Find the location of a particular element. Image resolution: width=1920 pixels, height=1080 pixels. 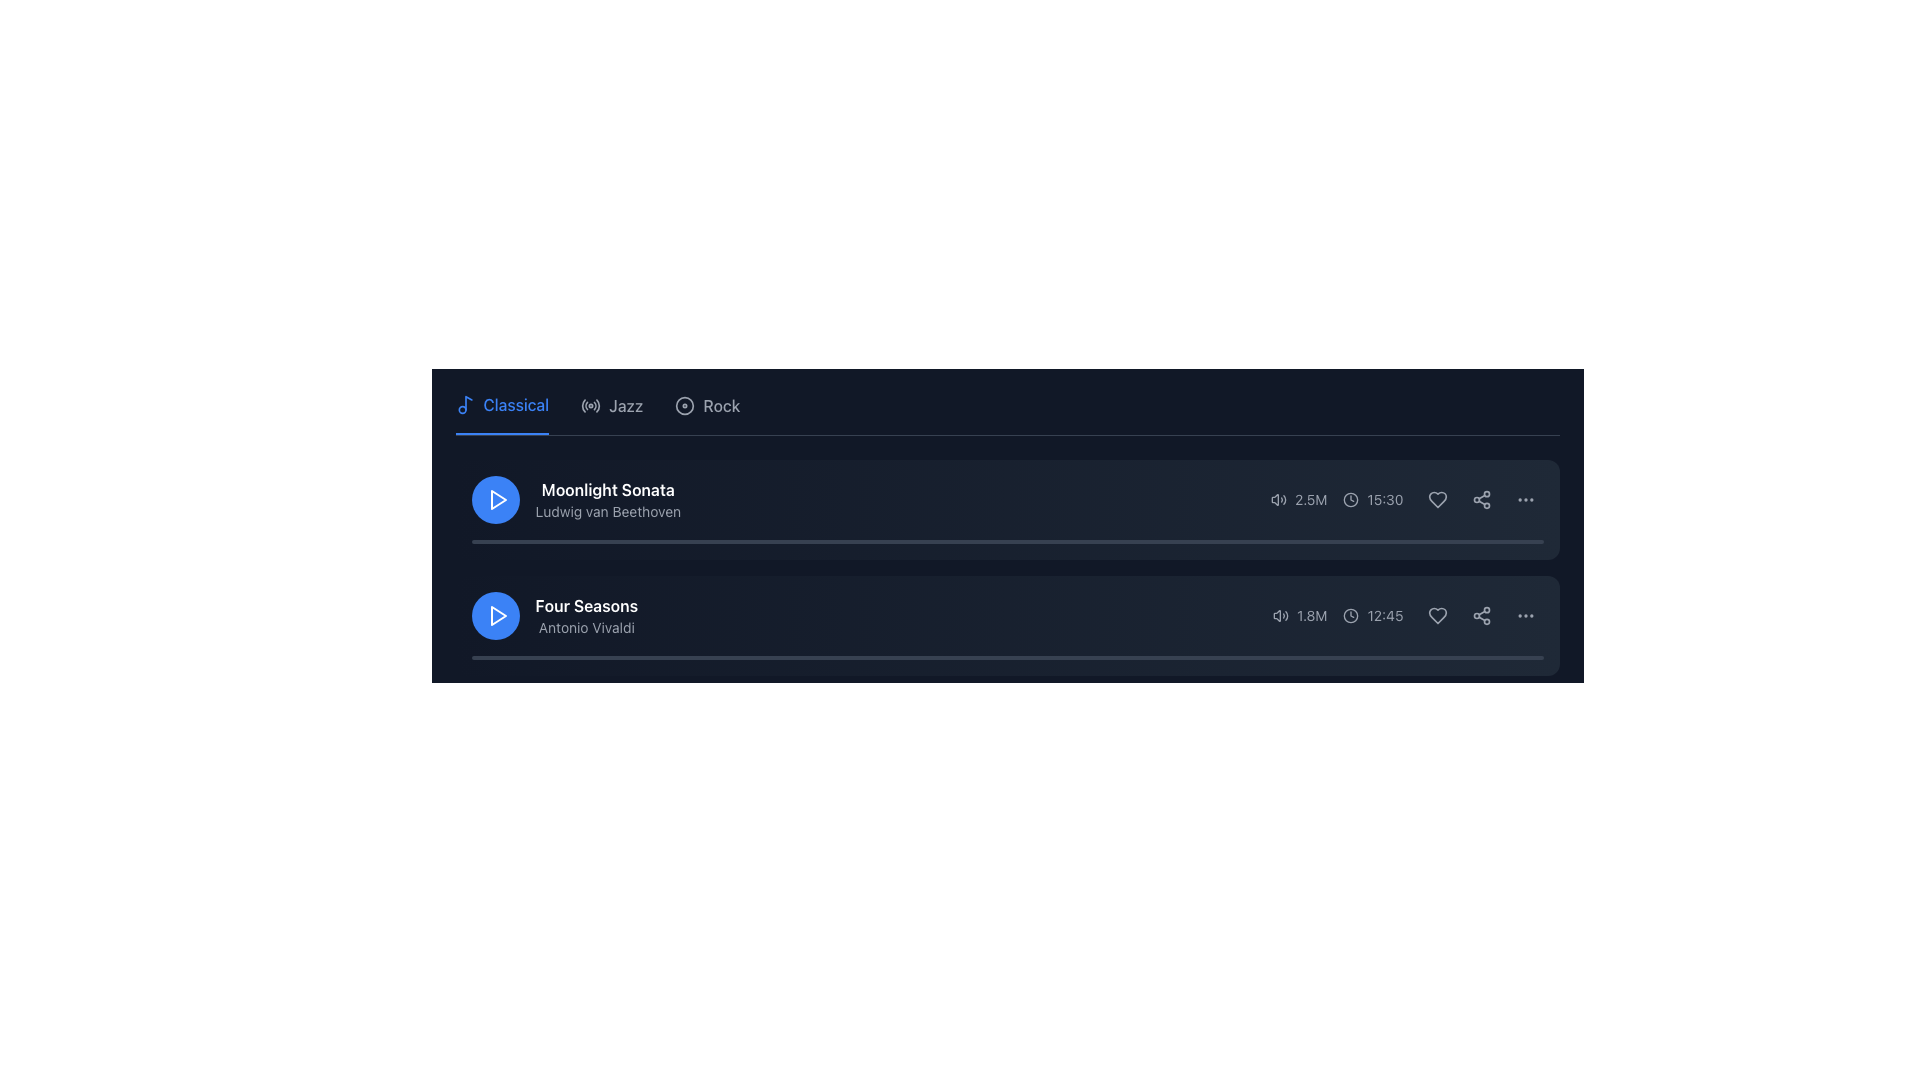

the play button associated with the 'Four Seasons' listing is located at coordinates (495, 615).